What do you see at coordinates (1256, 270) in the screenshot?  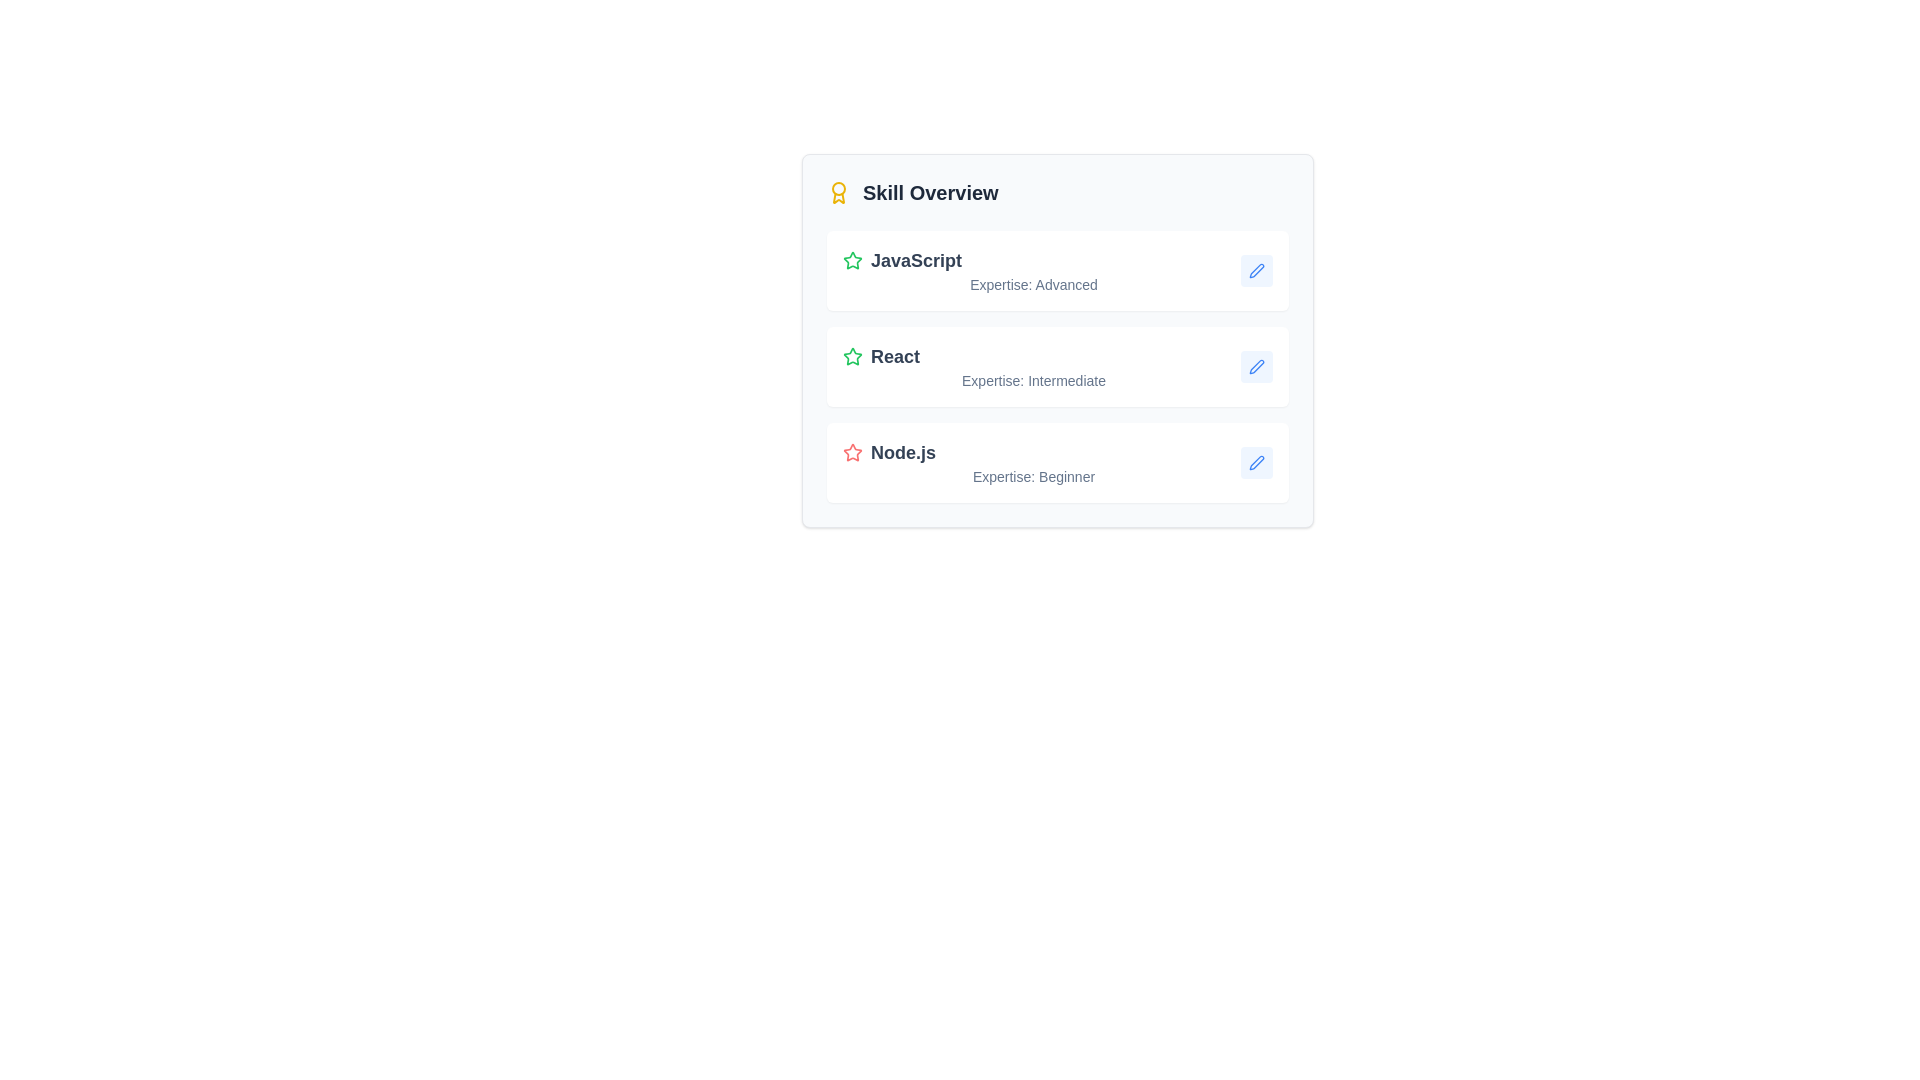 I see `the edit button located at the top-right corner of the JavaScript skill card` at bounding box center [1256, 270].